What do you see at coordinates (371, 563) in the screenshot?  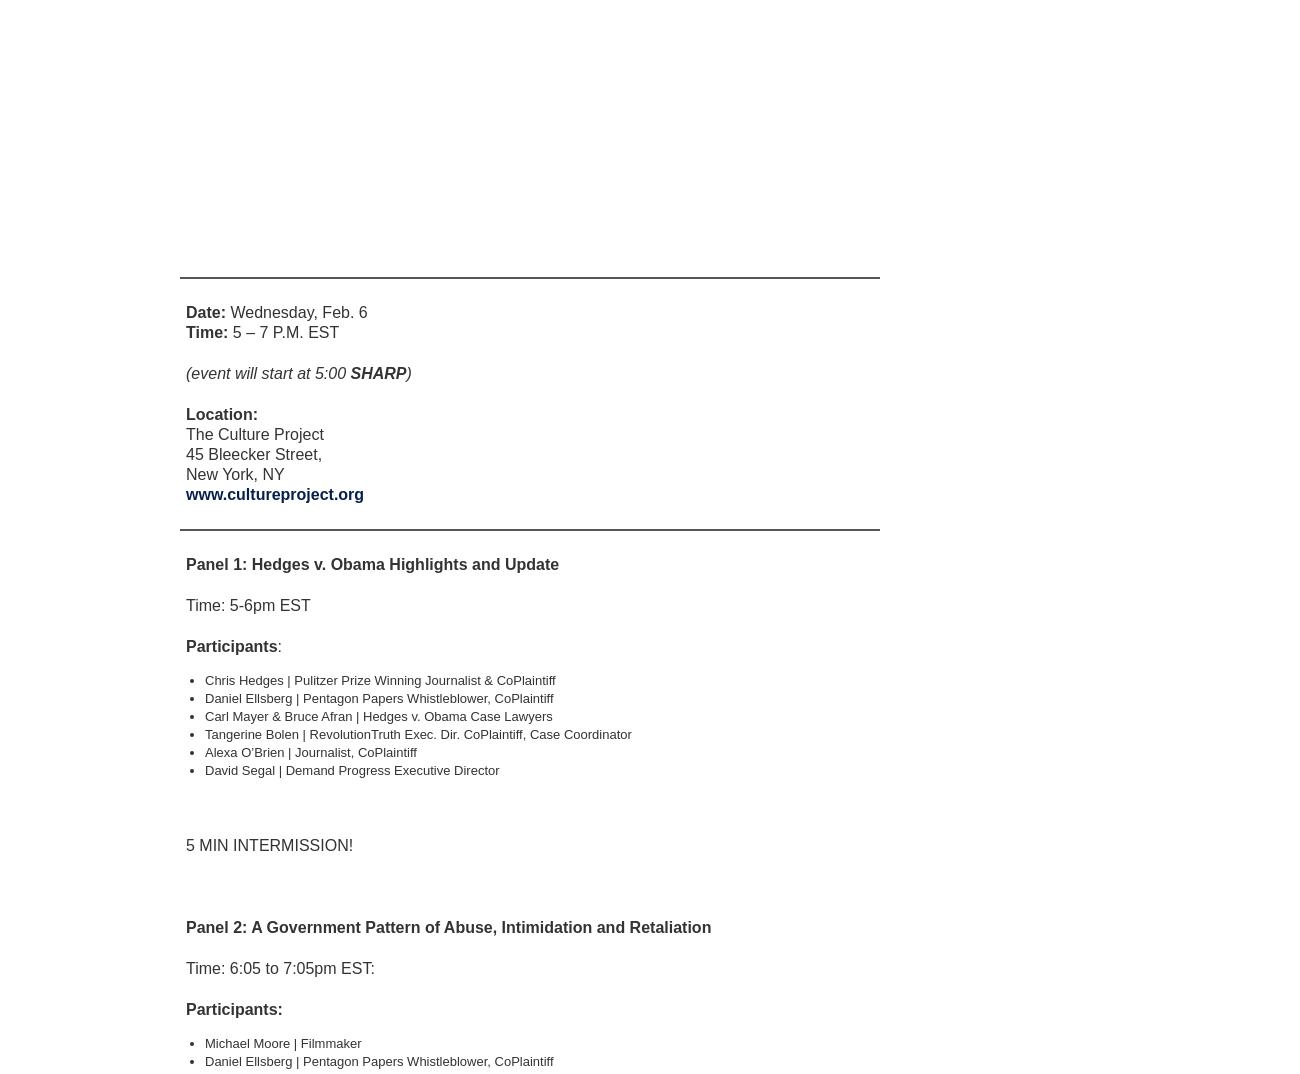 I see `'Panel 1: Hedges v. Obama Highlights and Update'` at bounding box center [371, 563].